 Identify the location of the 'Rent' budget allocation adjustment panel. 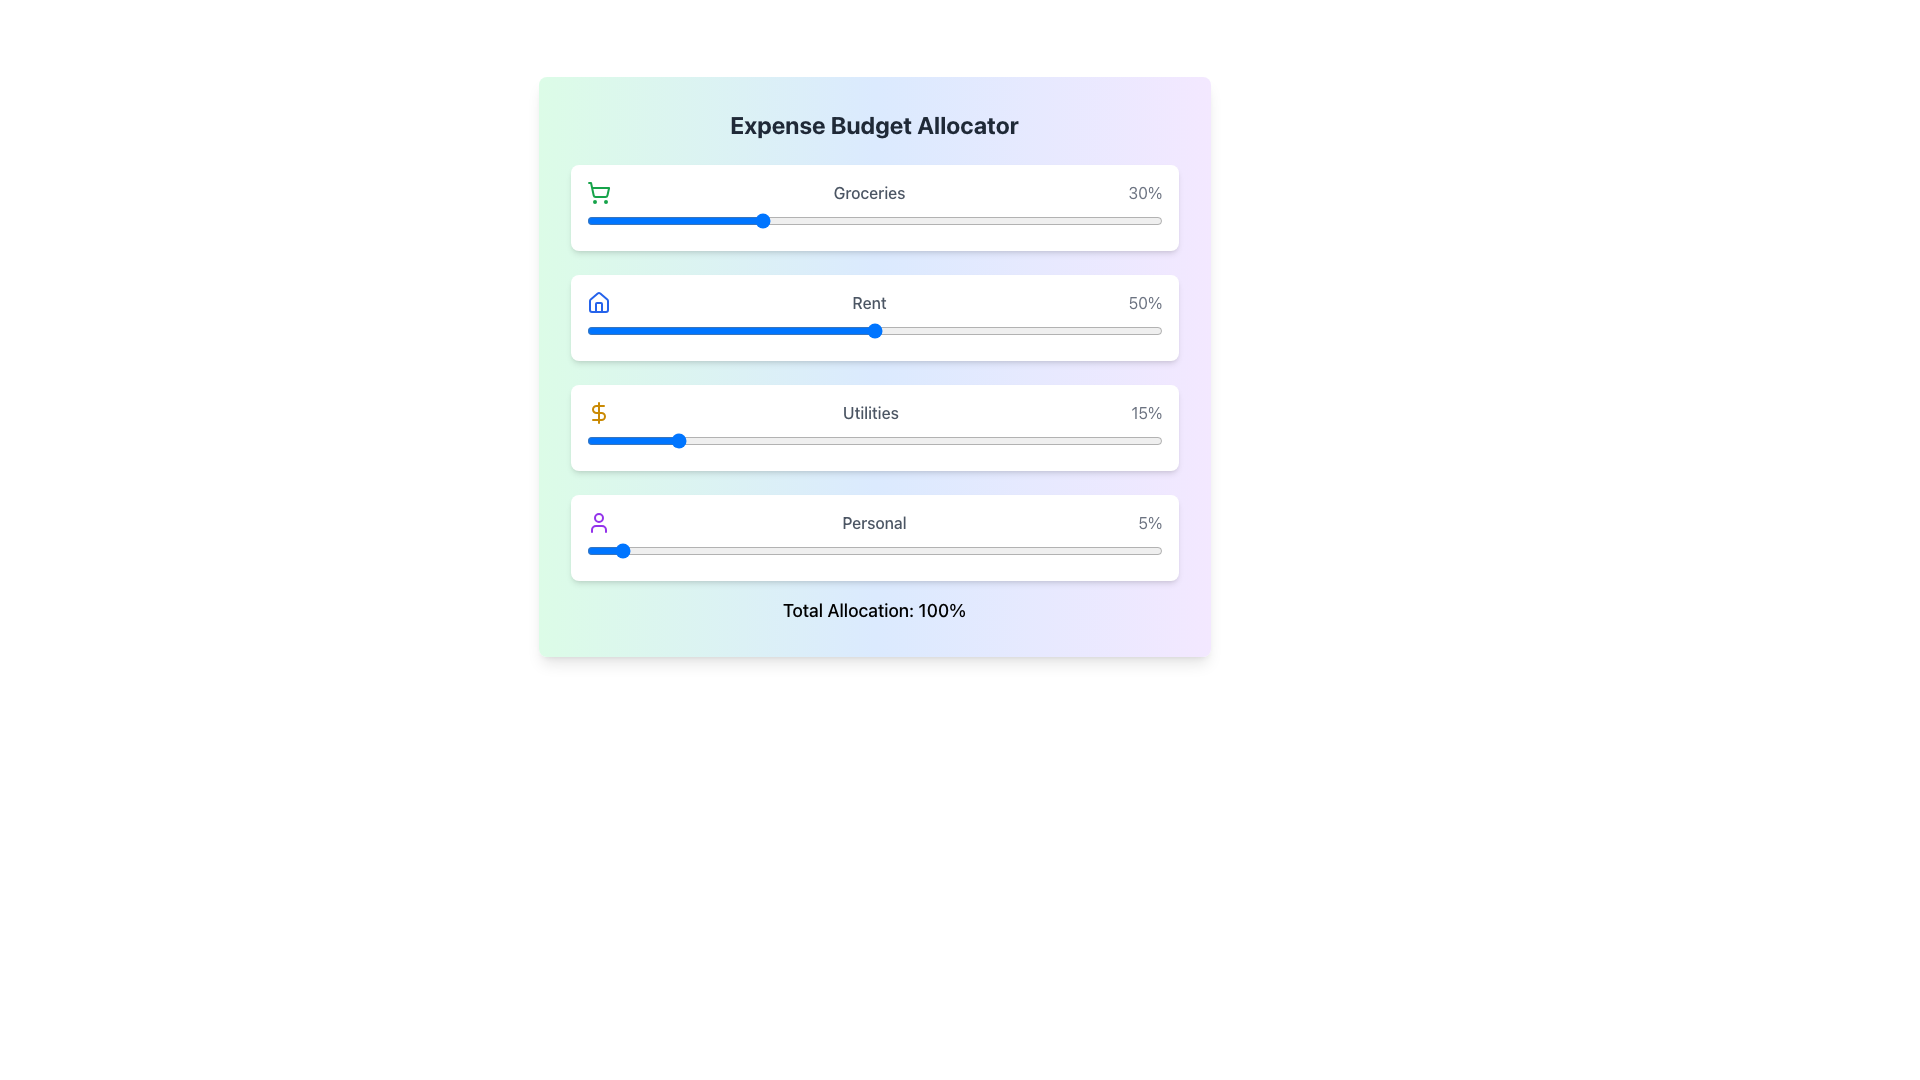
(874, 316).